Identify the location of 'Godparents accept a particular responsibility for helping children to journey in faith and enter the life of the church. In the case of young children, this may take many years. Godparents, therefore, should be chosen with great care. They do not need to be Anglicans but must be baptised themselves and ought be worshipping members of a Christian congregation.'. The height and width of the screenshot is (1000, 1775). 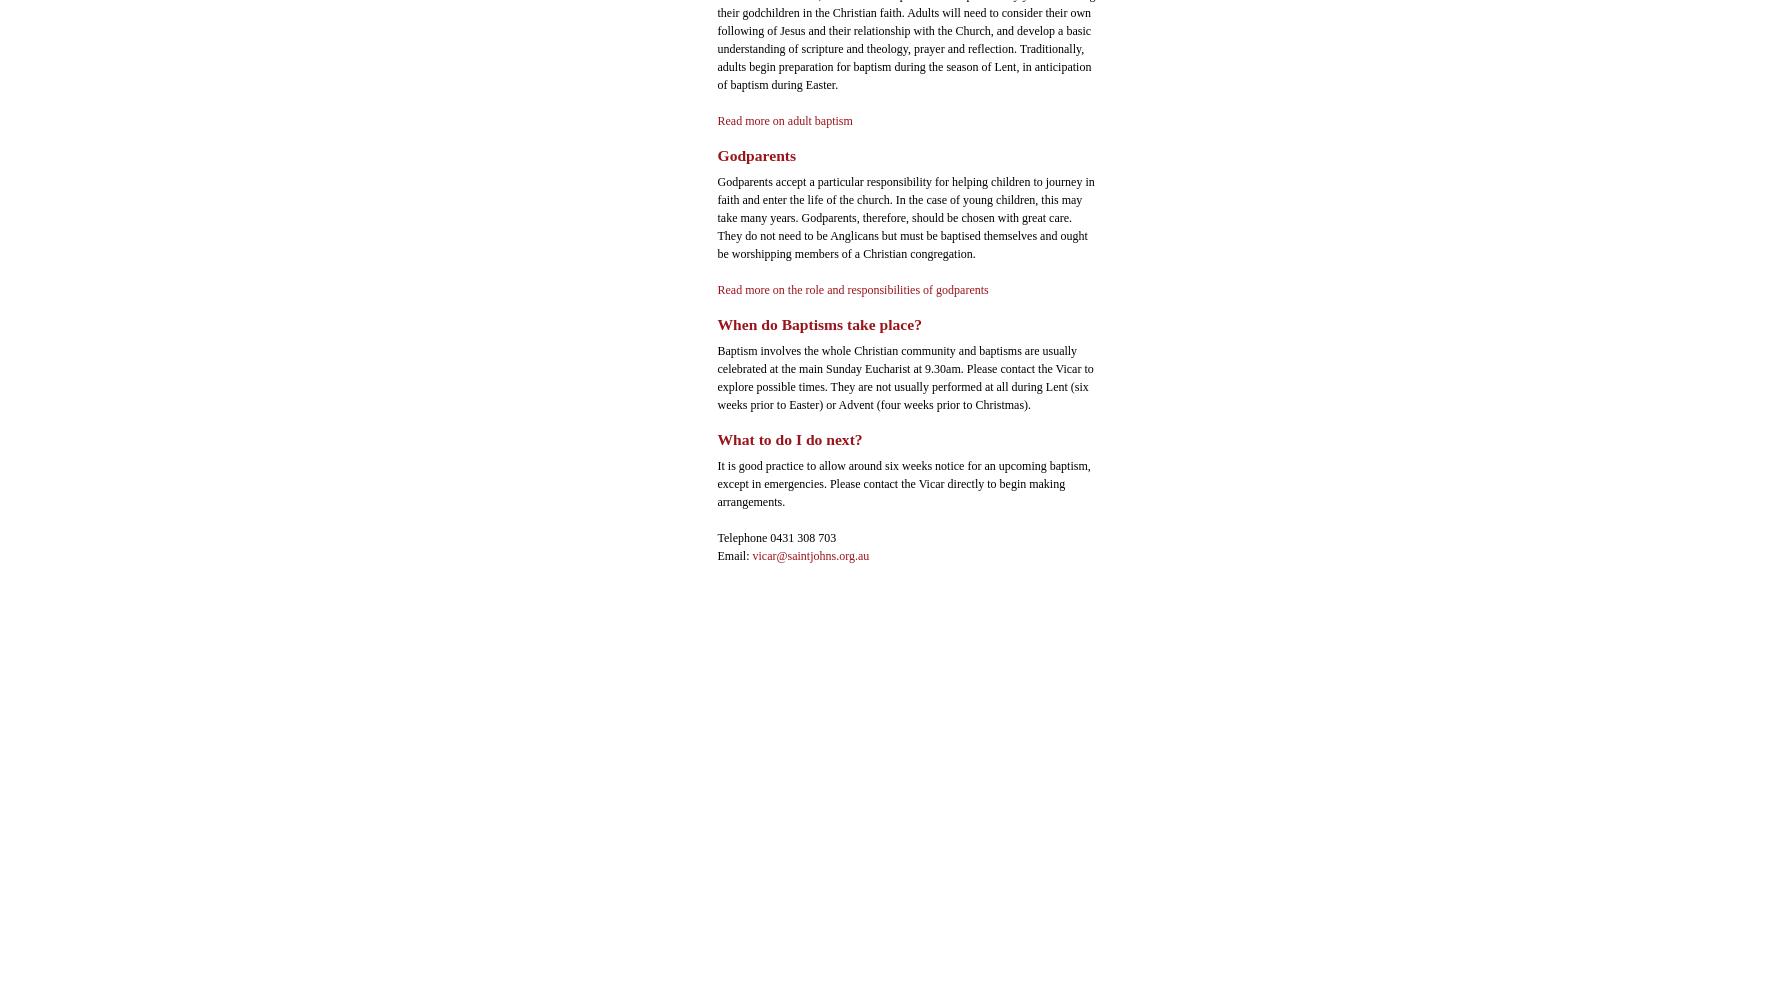
(905, 216).